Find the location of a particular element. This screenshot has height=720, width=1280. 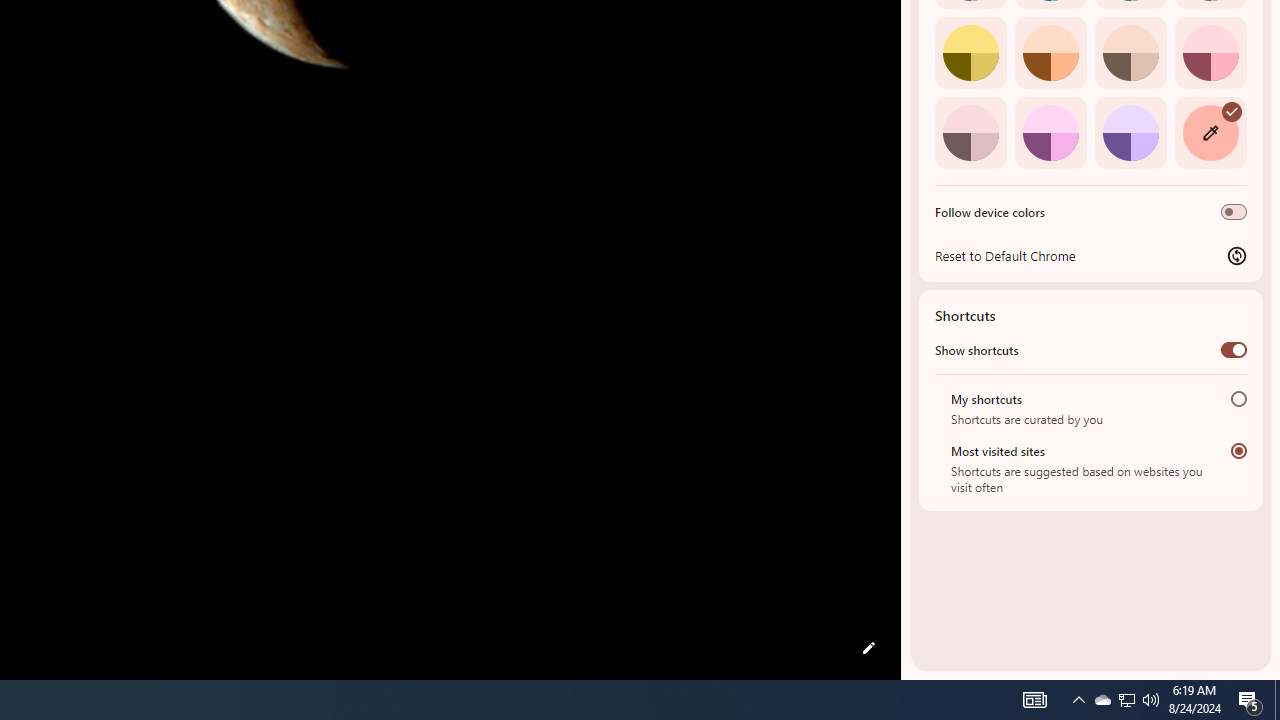

'Show shortcuts' is located at coordinates (1232, 348).